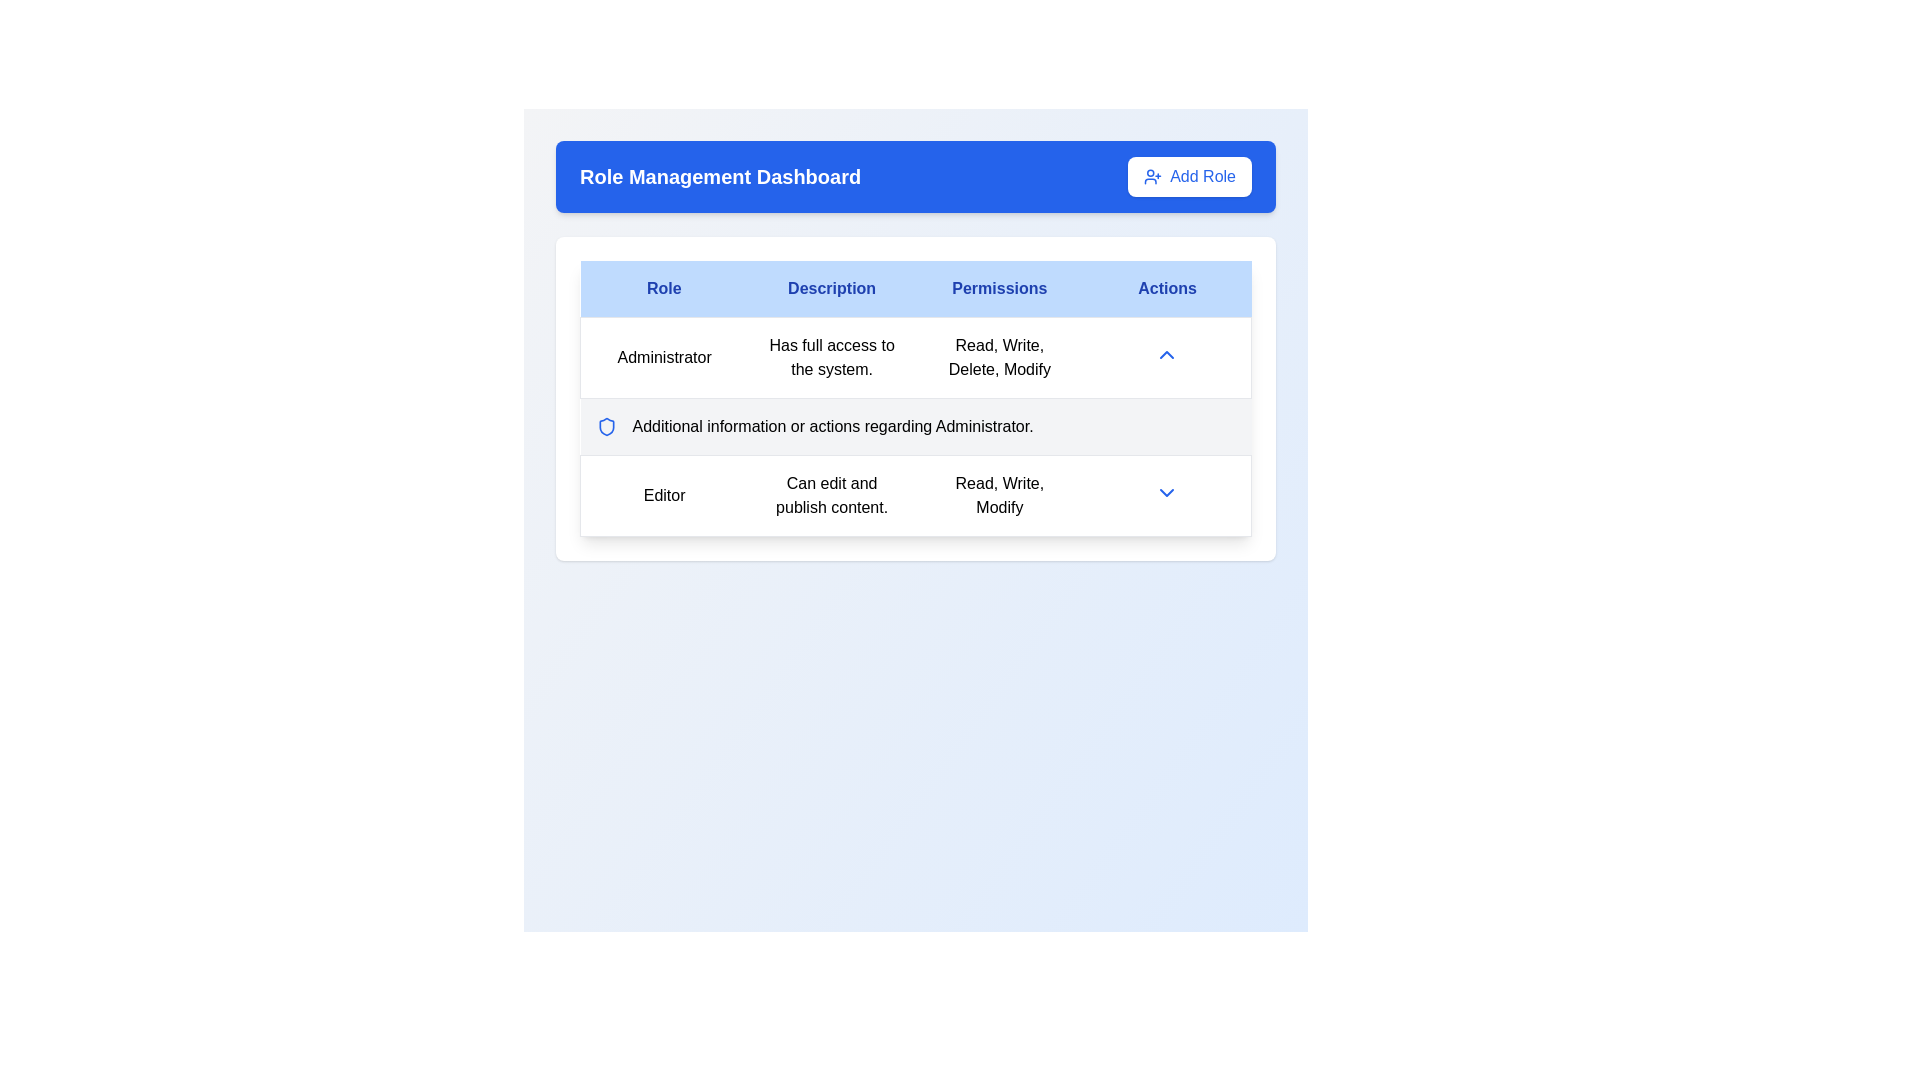  Describe the element at coordinates (605, 426) in the screenshot. I see `the shield icon, which is filled with a blue stroke, located next to the text 'Additional information or actions regarding Administrator.'` at that location.